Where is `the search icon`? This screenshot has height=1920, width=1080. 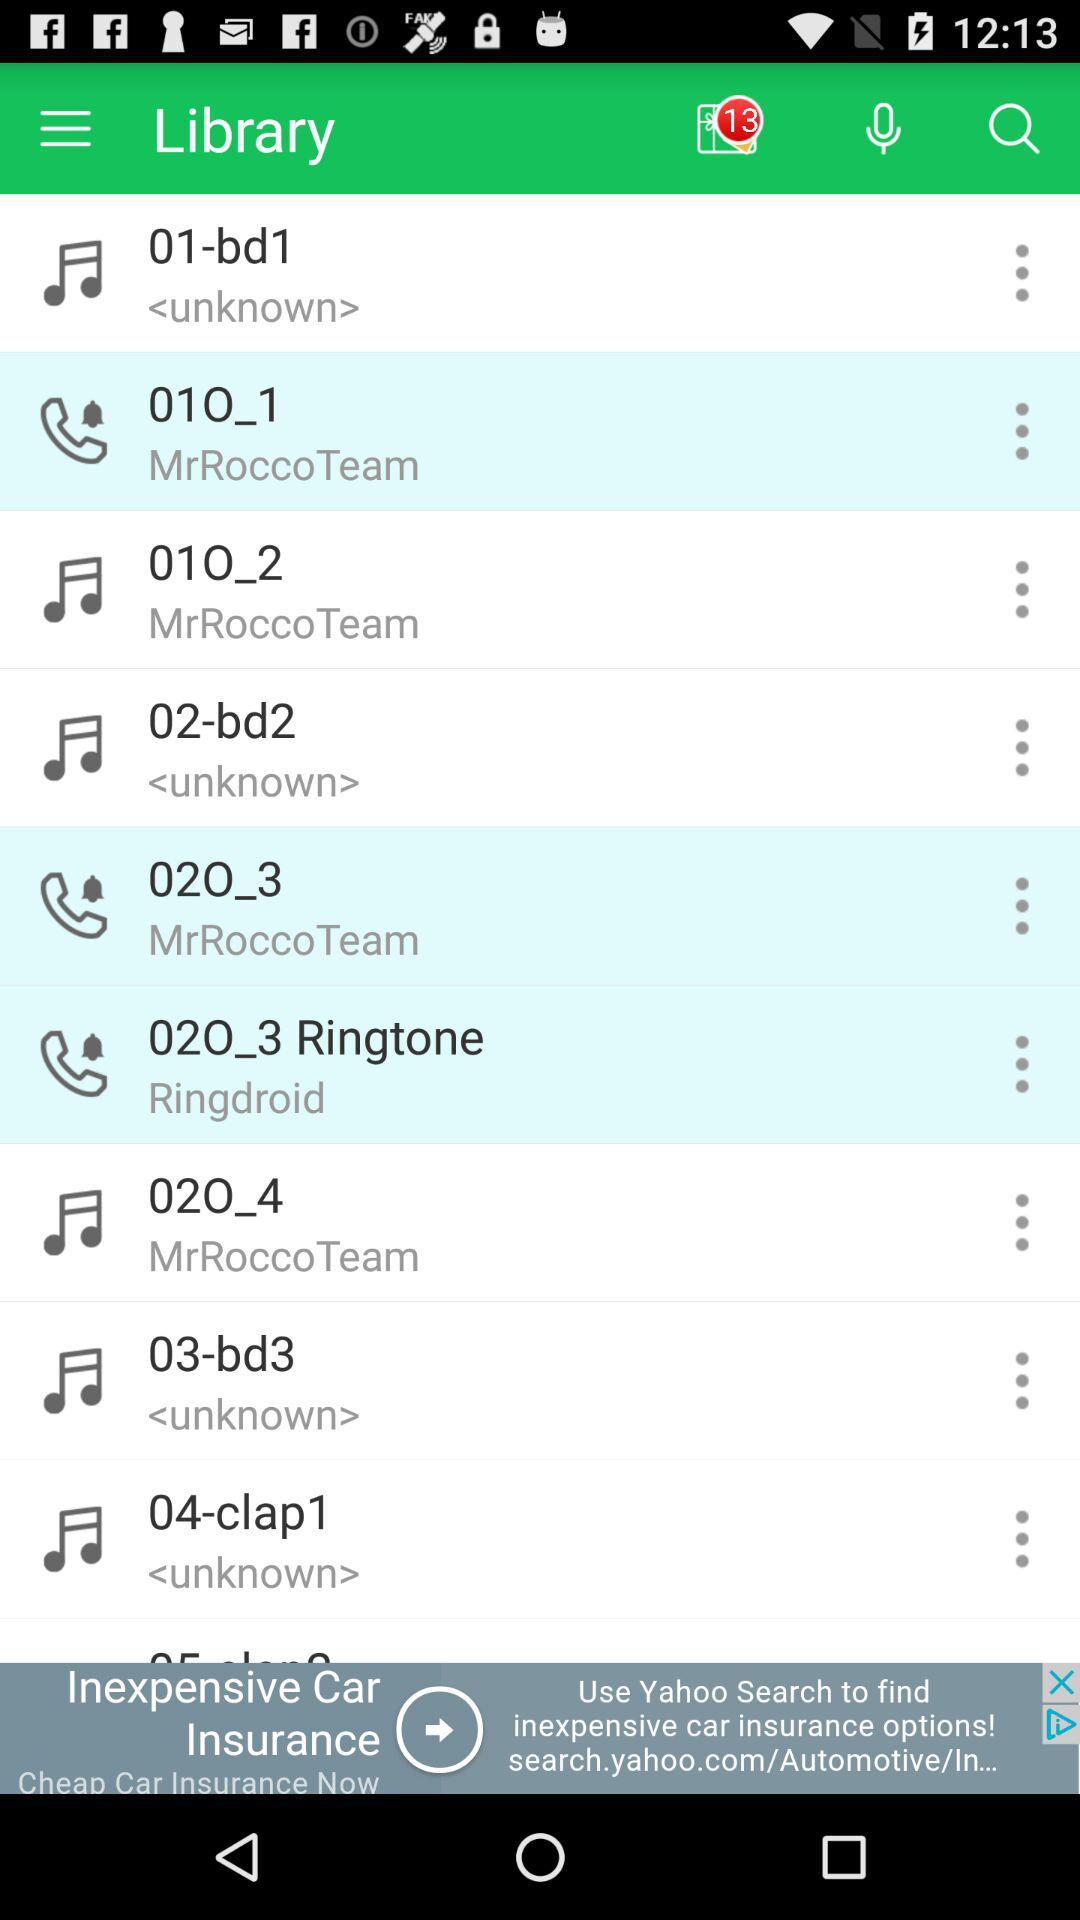
the search icon is located at coordinates (1014, 136).